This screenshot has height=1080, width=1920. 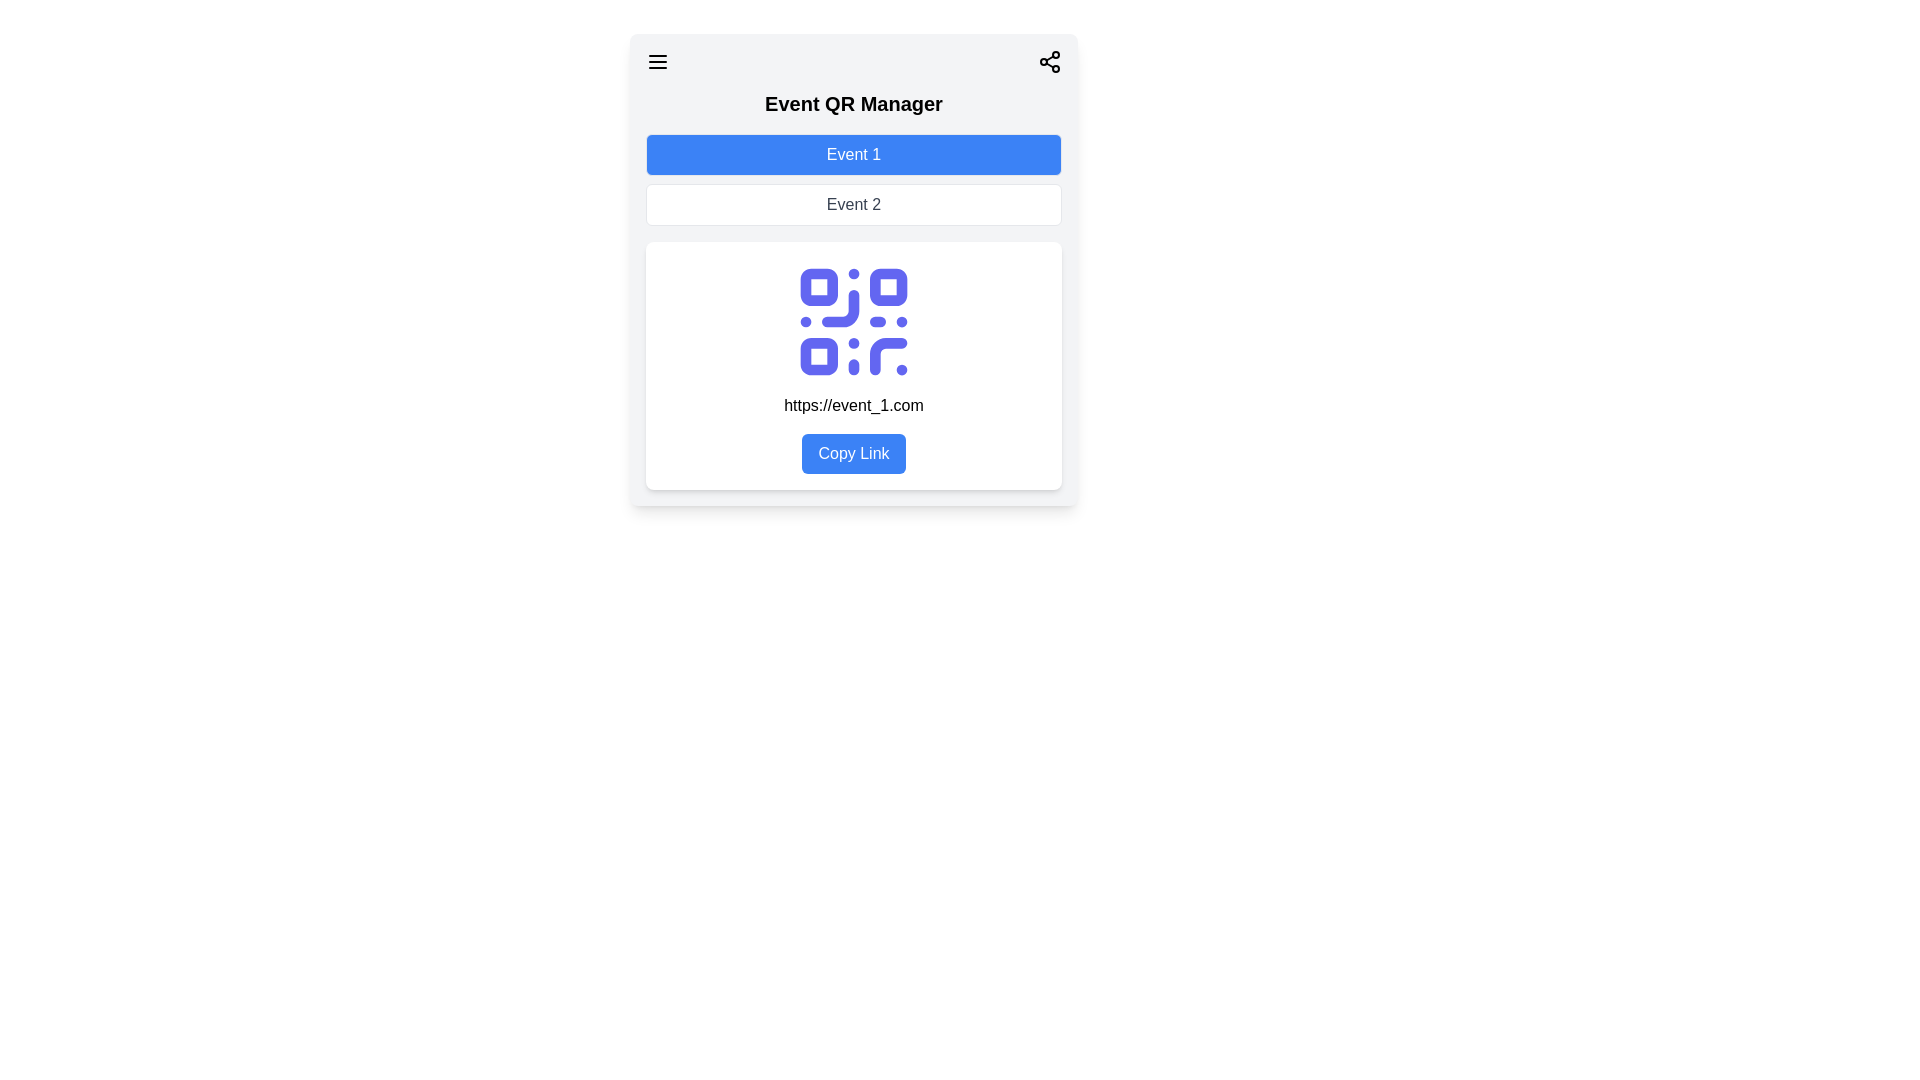 I want to click on the second square from the left on the top row of squares within the QR code in the 'Event QR Manager' content card, so click(x=887, y=287).